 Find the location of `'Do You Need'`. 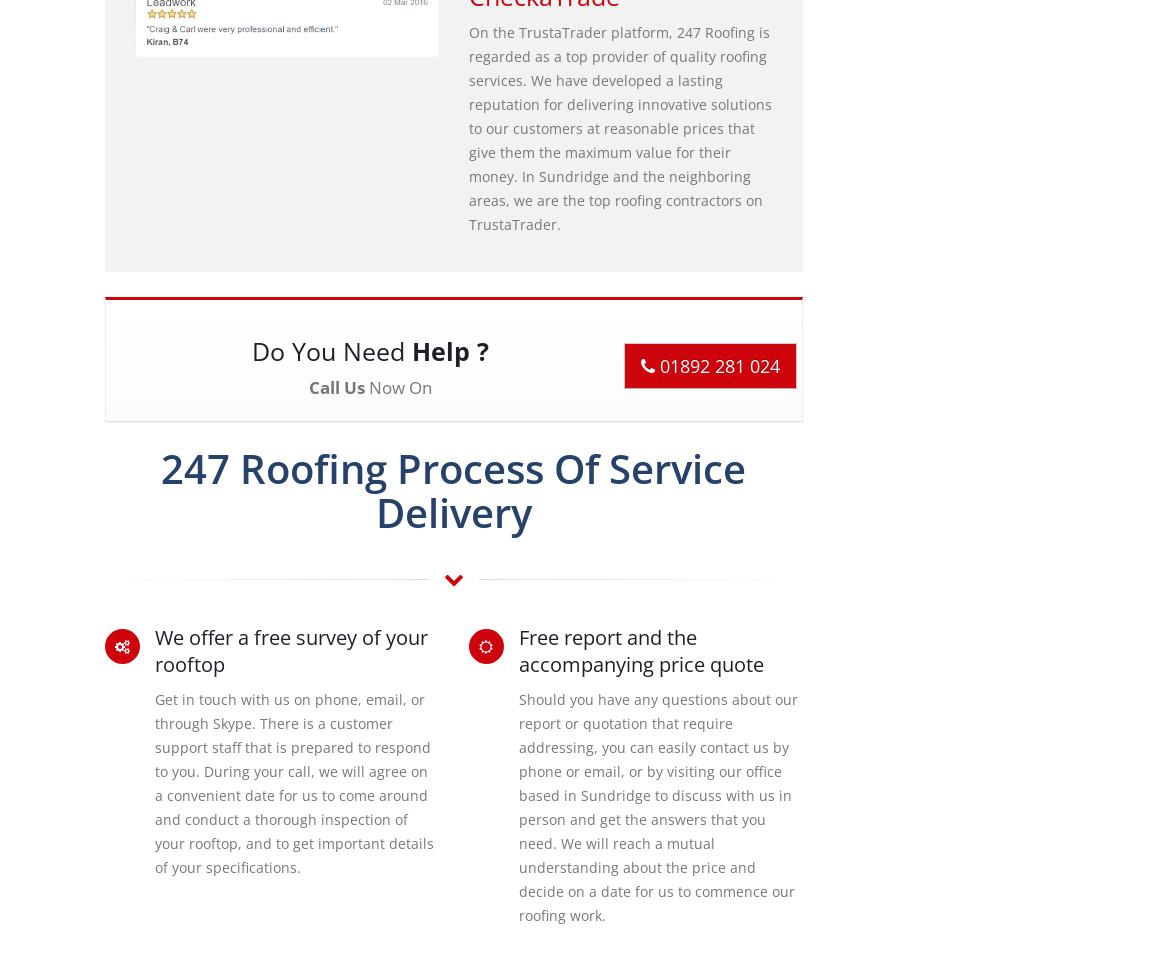

'Do You Need' is located at coordinates (330, 349).